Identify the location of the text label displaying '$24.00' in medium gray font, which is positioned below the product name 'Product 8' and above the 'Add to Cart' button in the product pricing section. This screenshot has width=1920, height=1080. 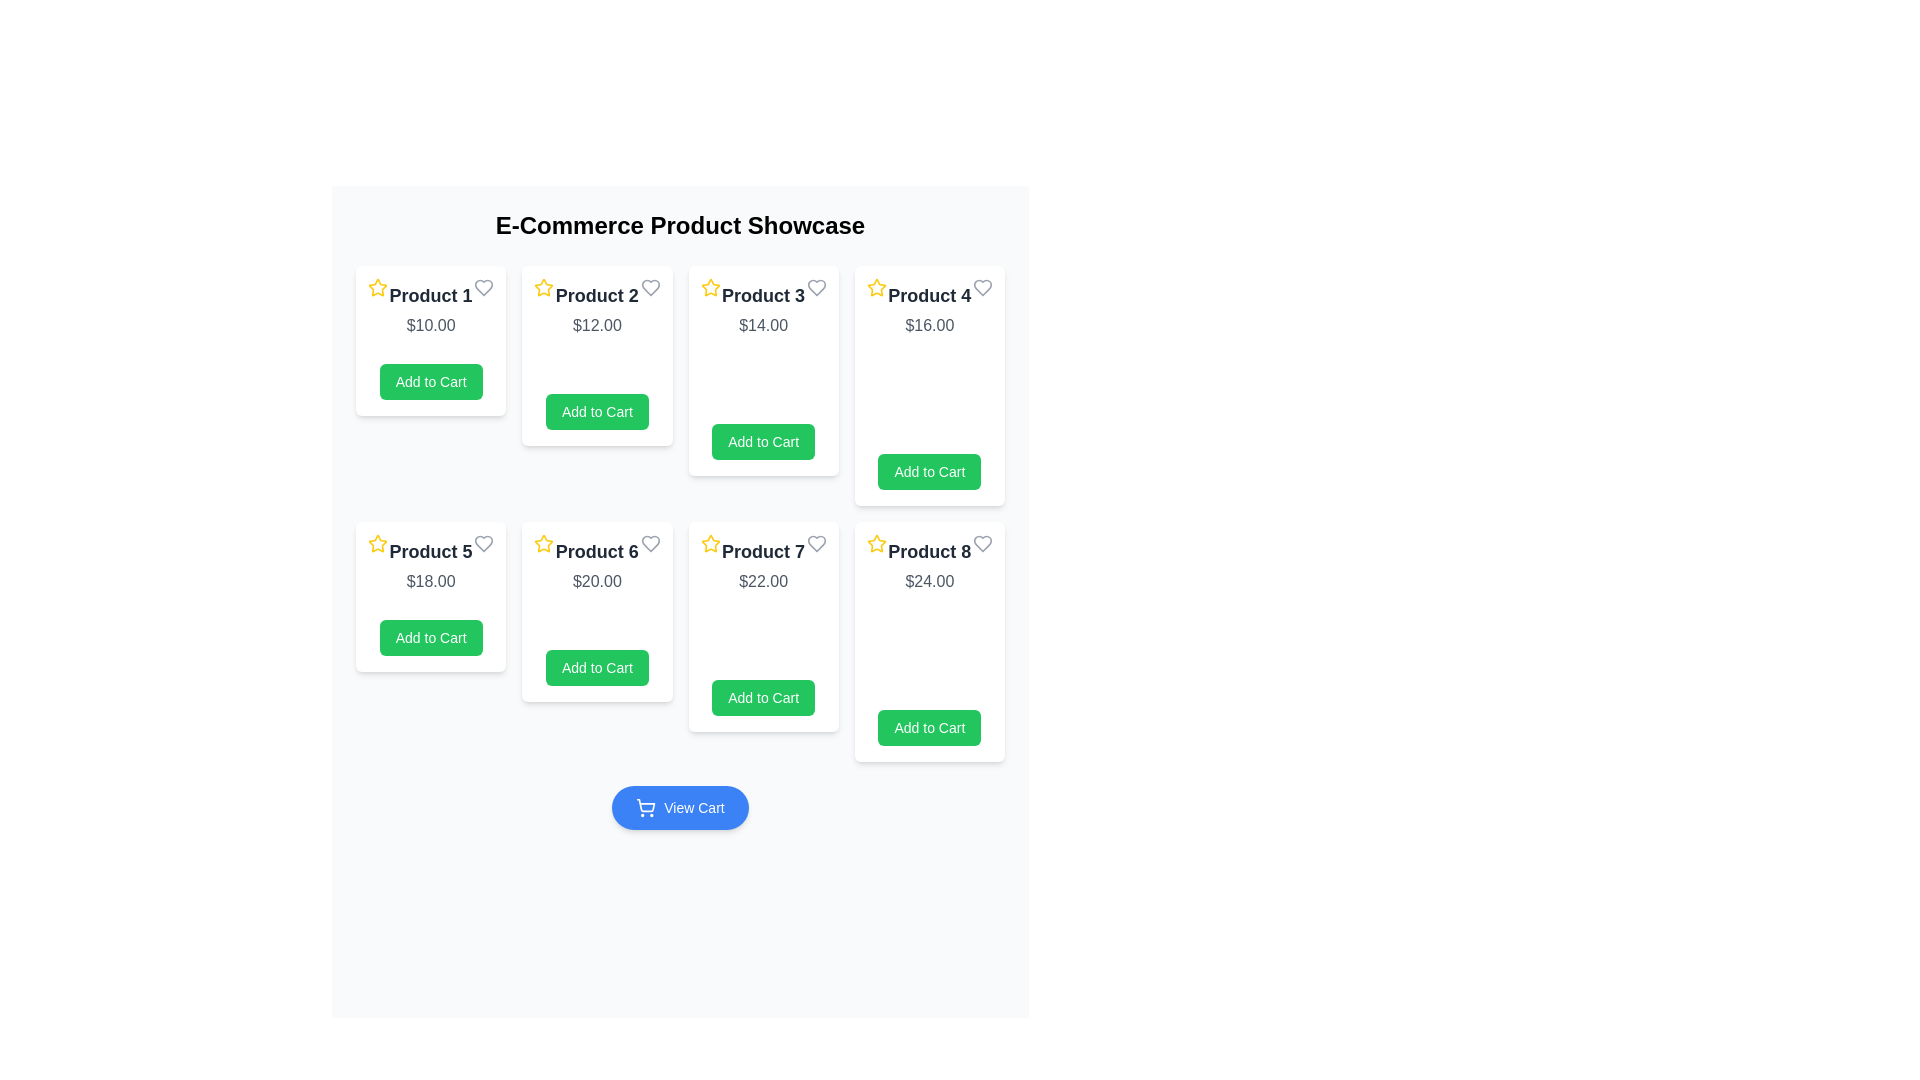
(928, 582).